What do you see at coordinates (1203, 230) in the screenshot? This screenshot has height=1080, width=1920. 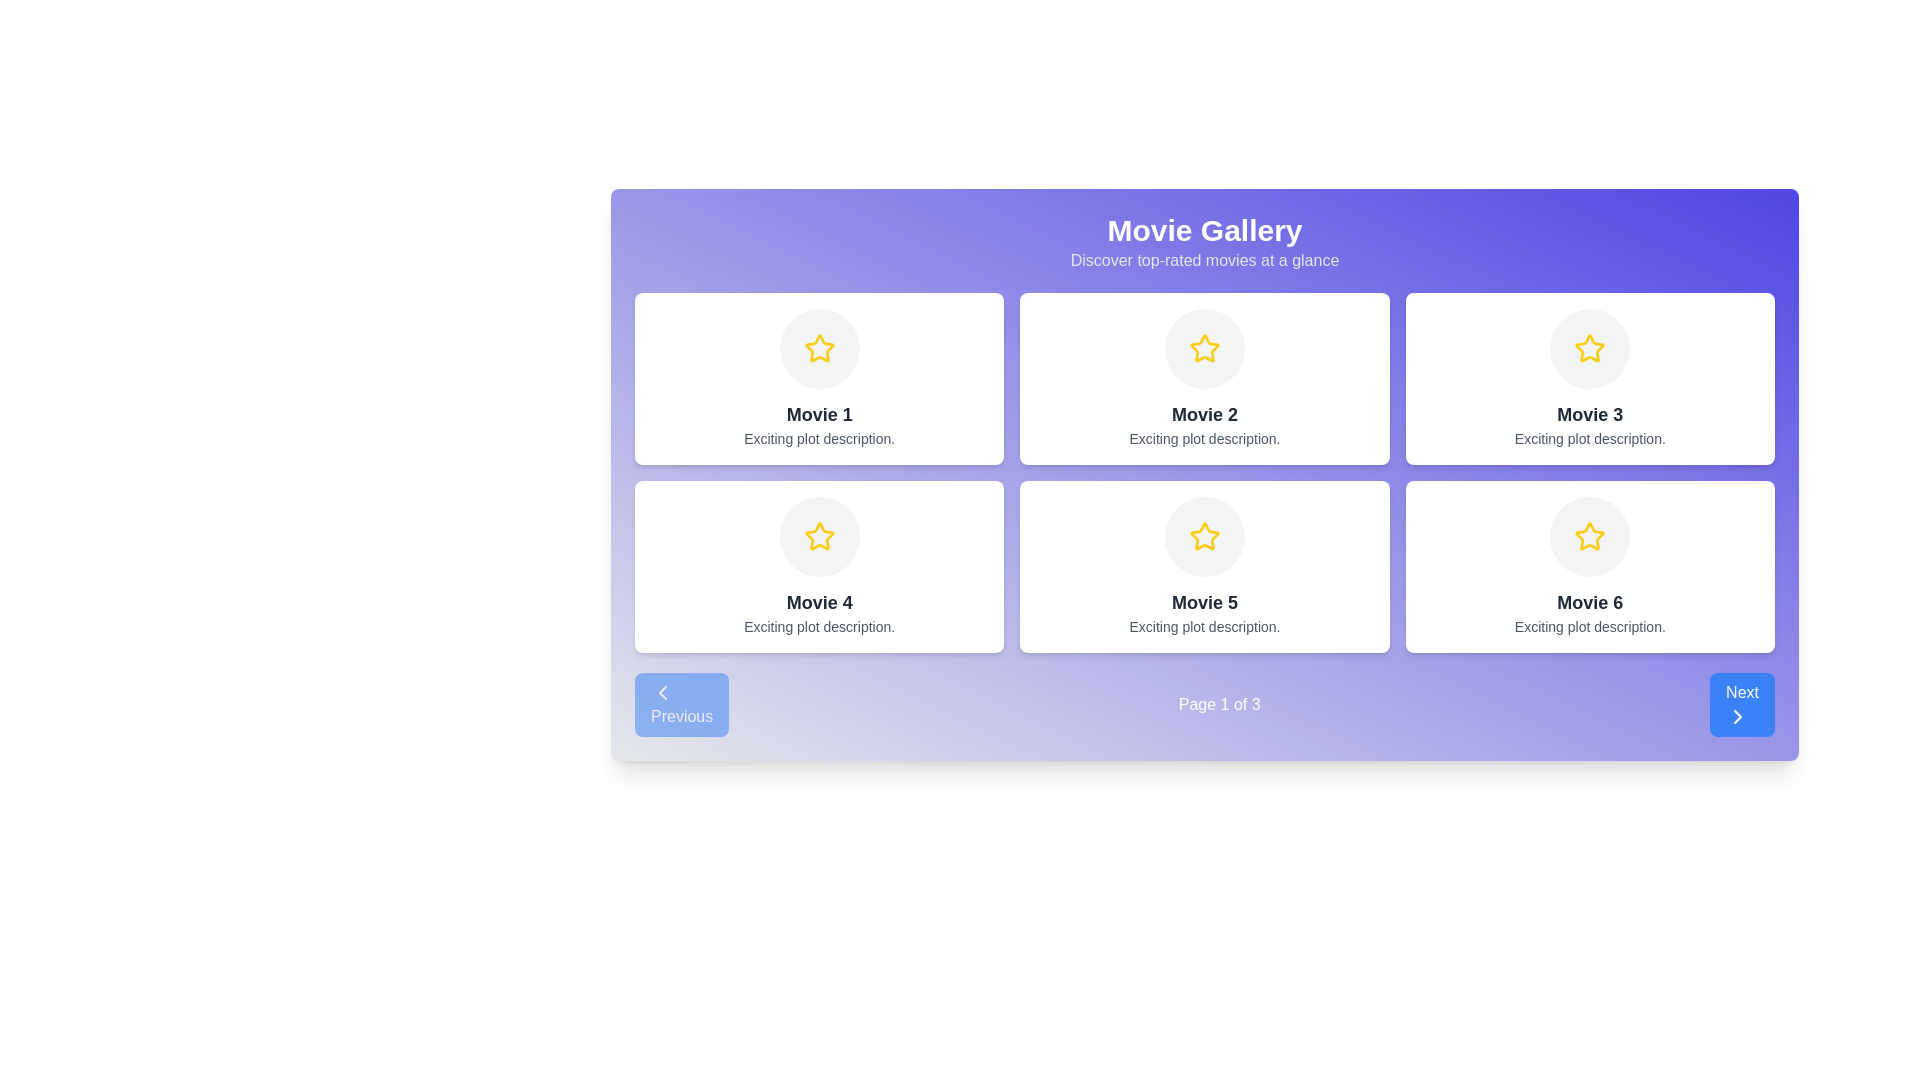 I see `the header text that indicates the current page or section title for the movie gallery, located at the top central area of the interface` at bounding box center [1203, 230].